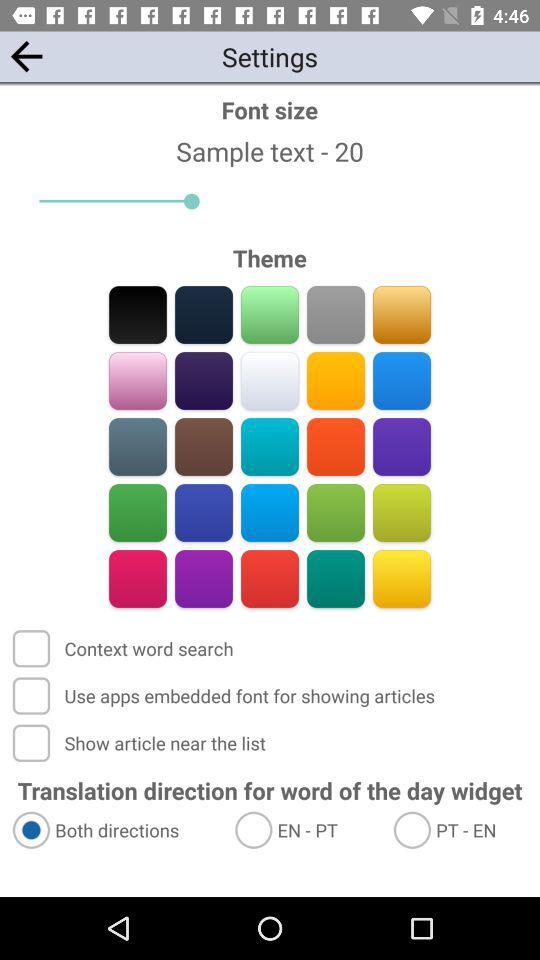 The image size is (540, 960). Describe the element at coordinates (225, 696) in the screenshot. I see `the icon below context word search icon` at that location.